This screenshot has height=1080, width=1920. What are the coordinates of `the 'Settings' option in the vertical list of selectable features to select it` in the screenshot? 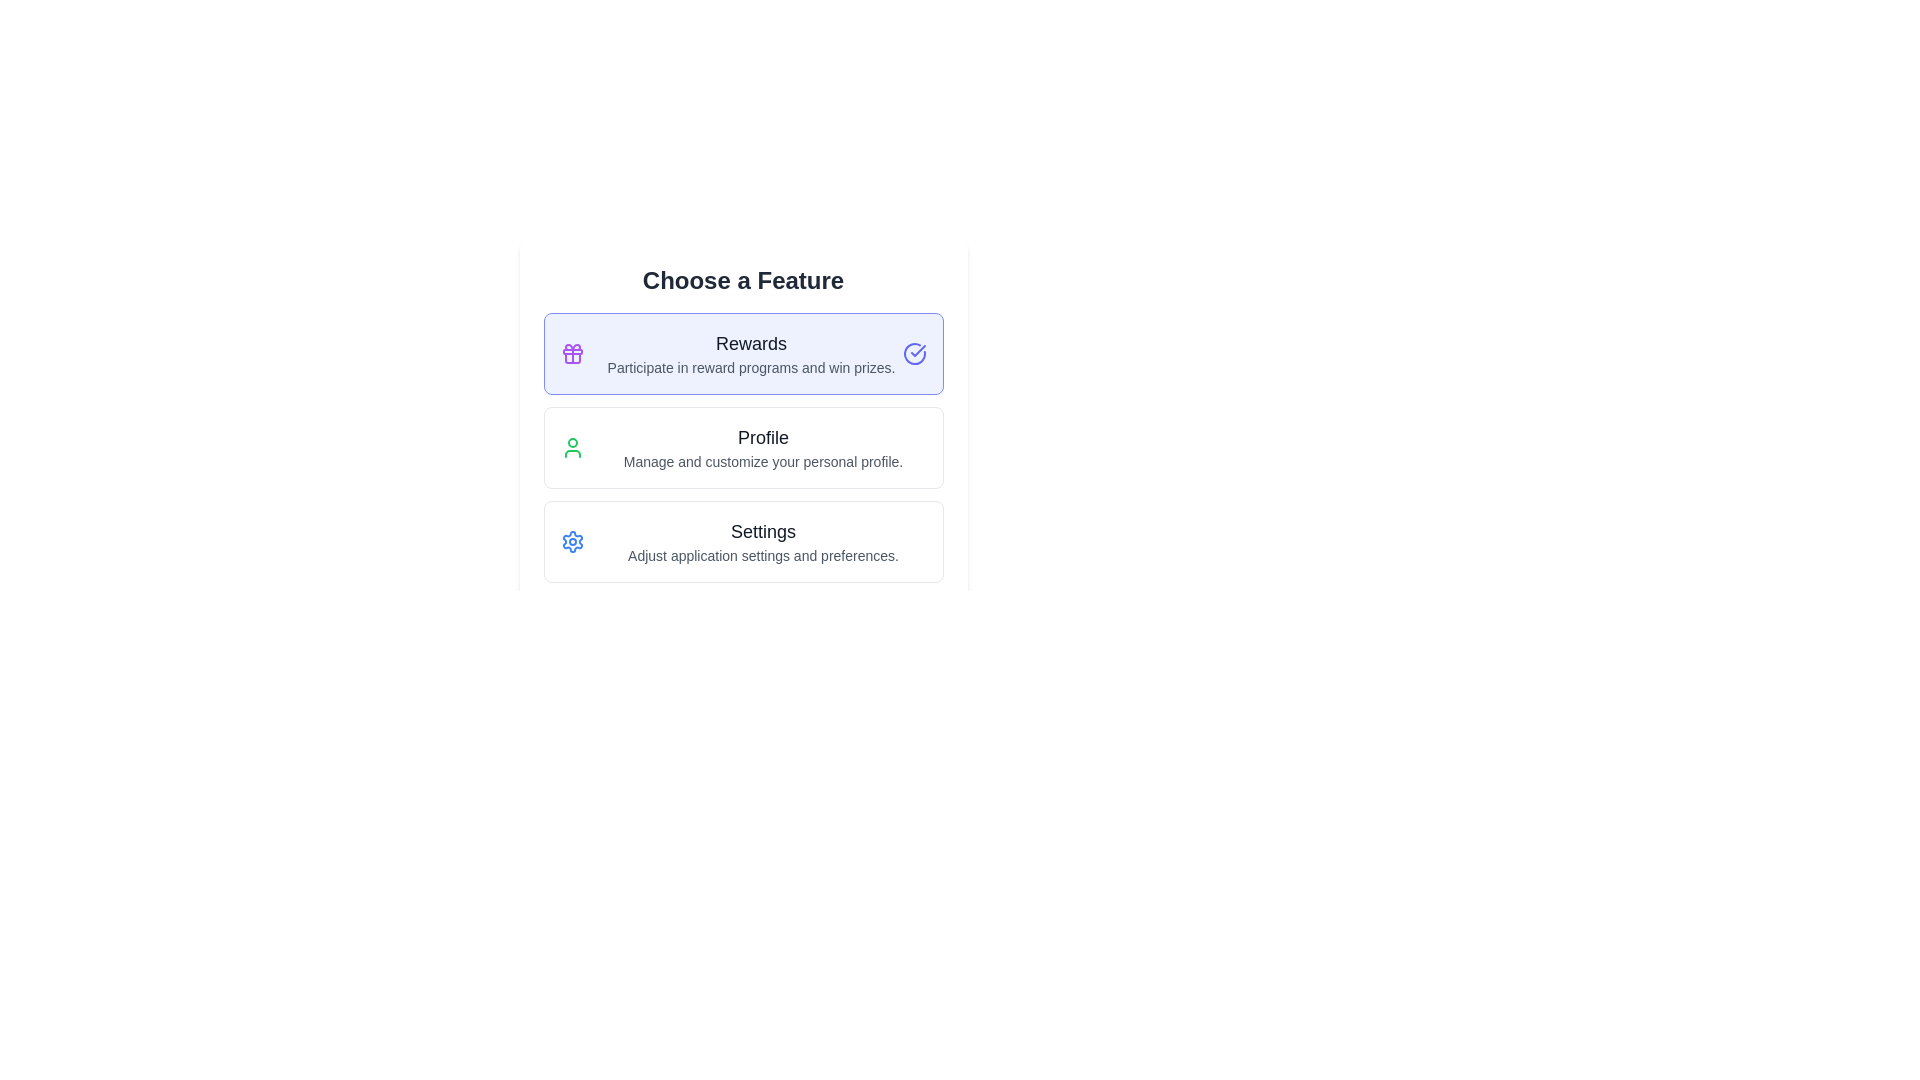 It's located at (762, 542).